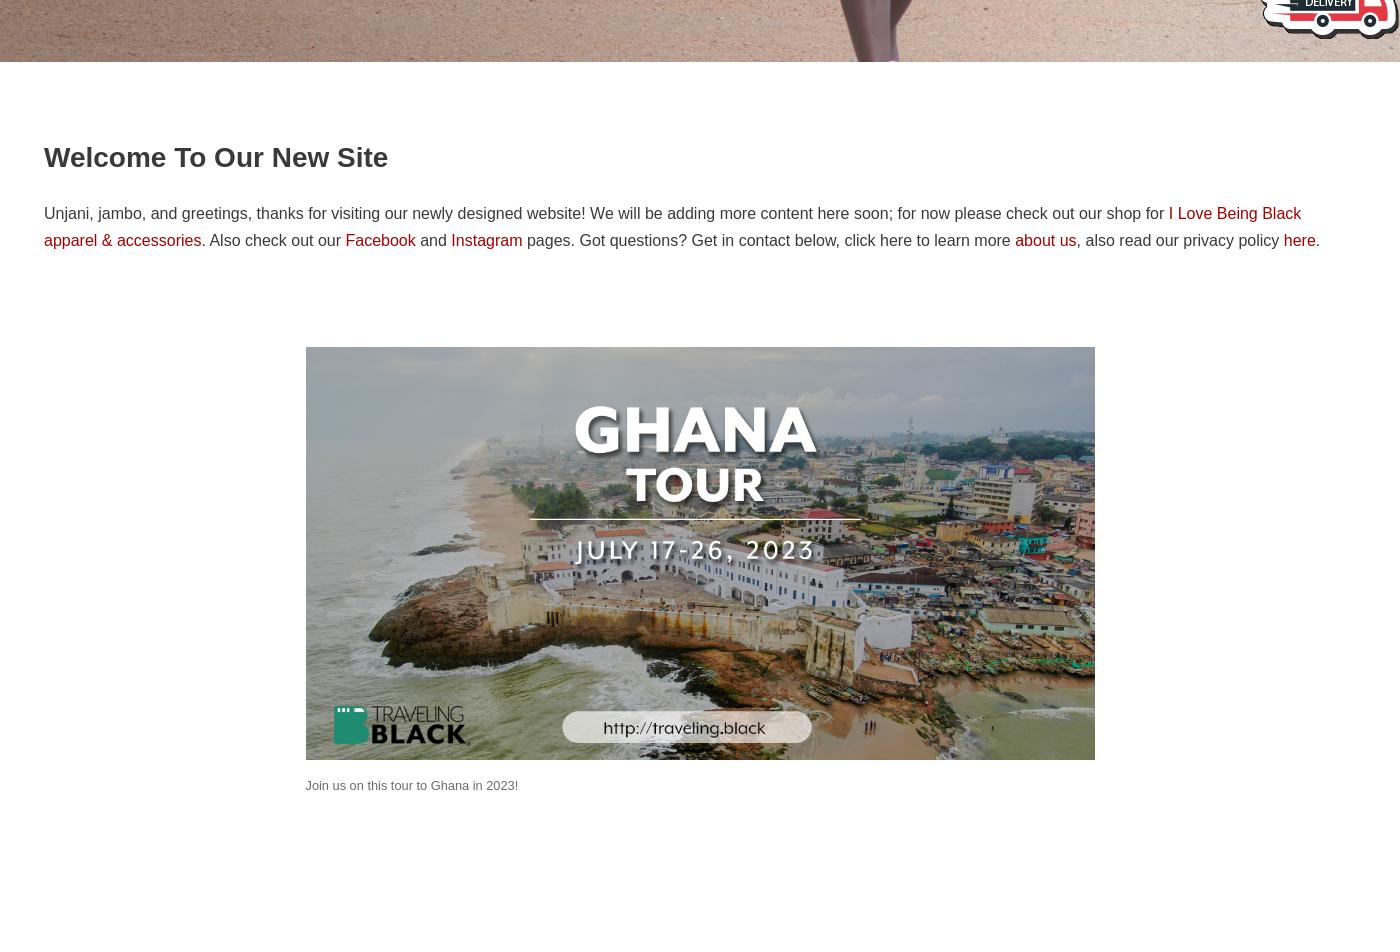 Image resolution: width=1400 pixels, height=952 pixels. I want to click on 'Facebook', so click(379, 240).